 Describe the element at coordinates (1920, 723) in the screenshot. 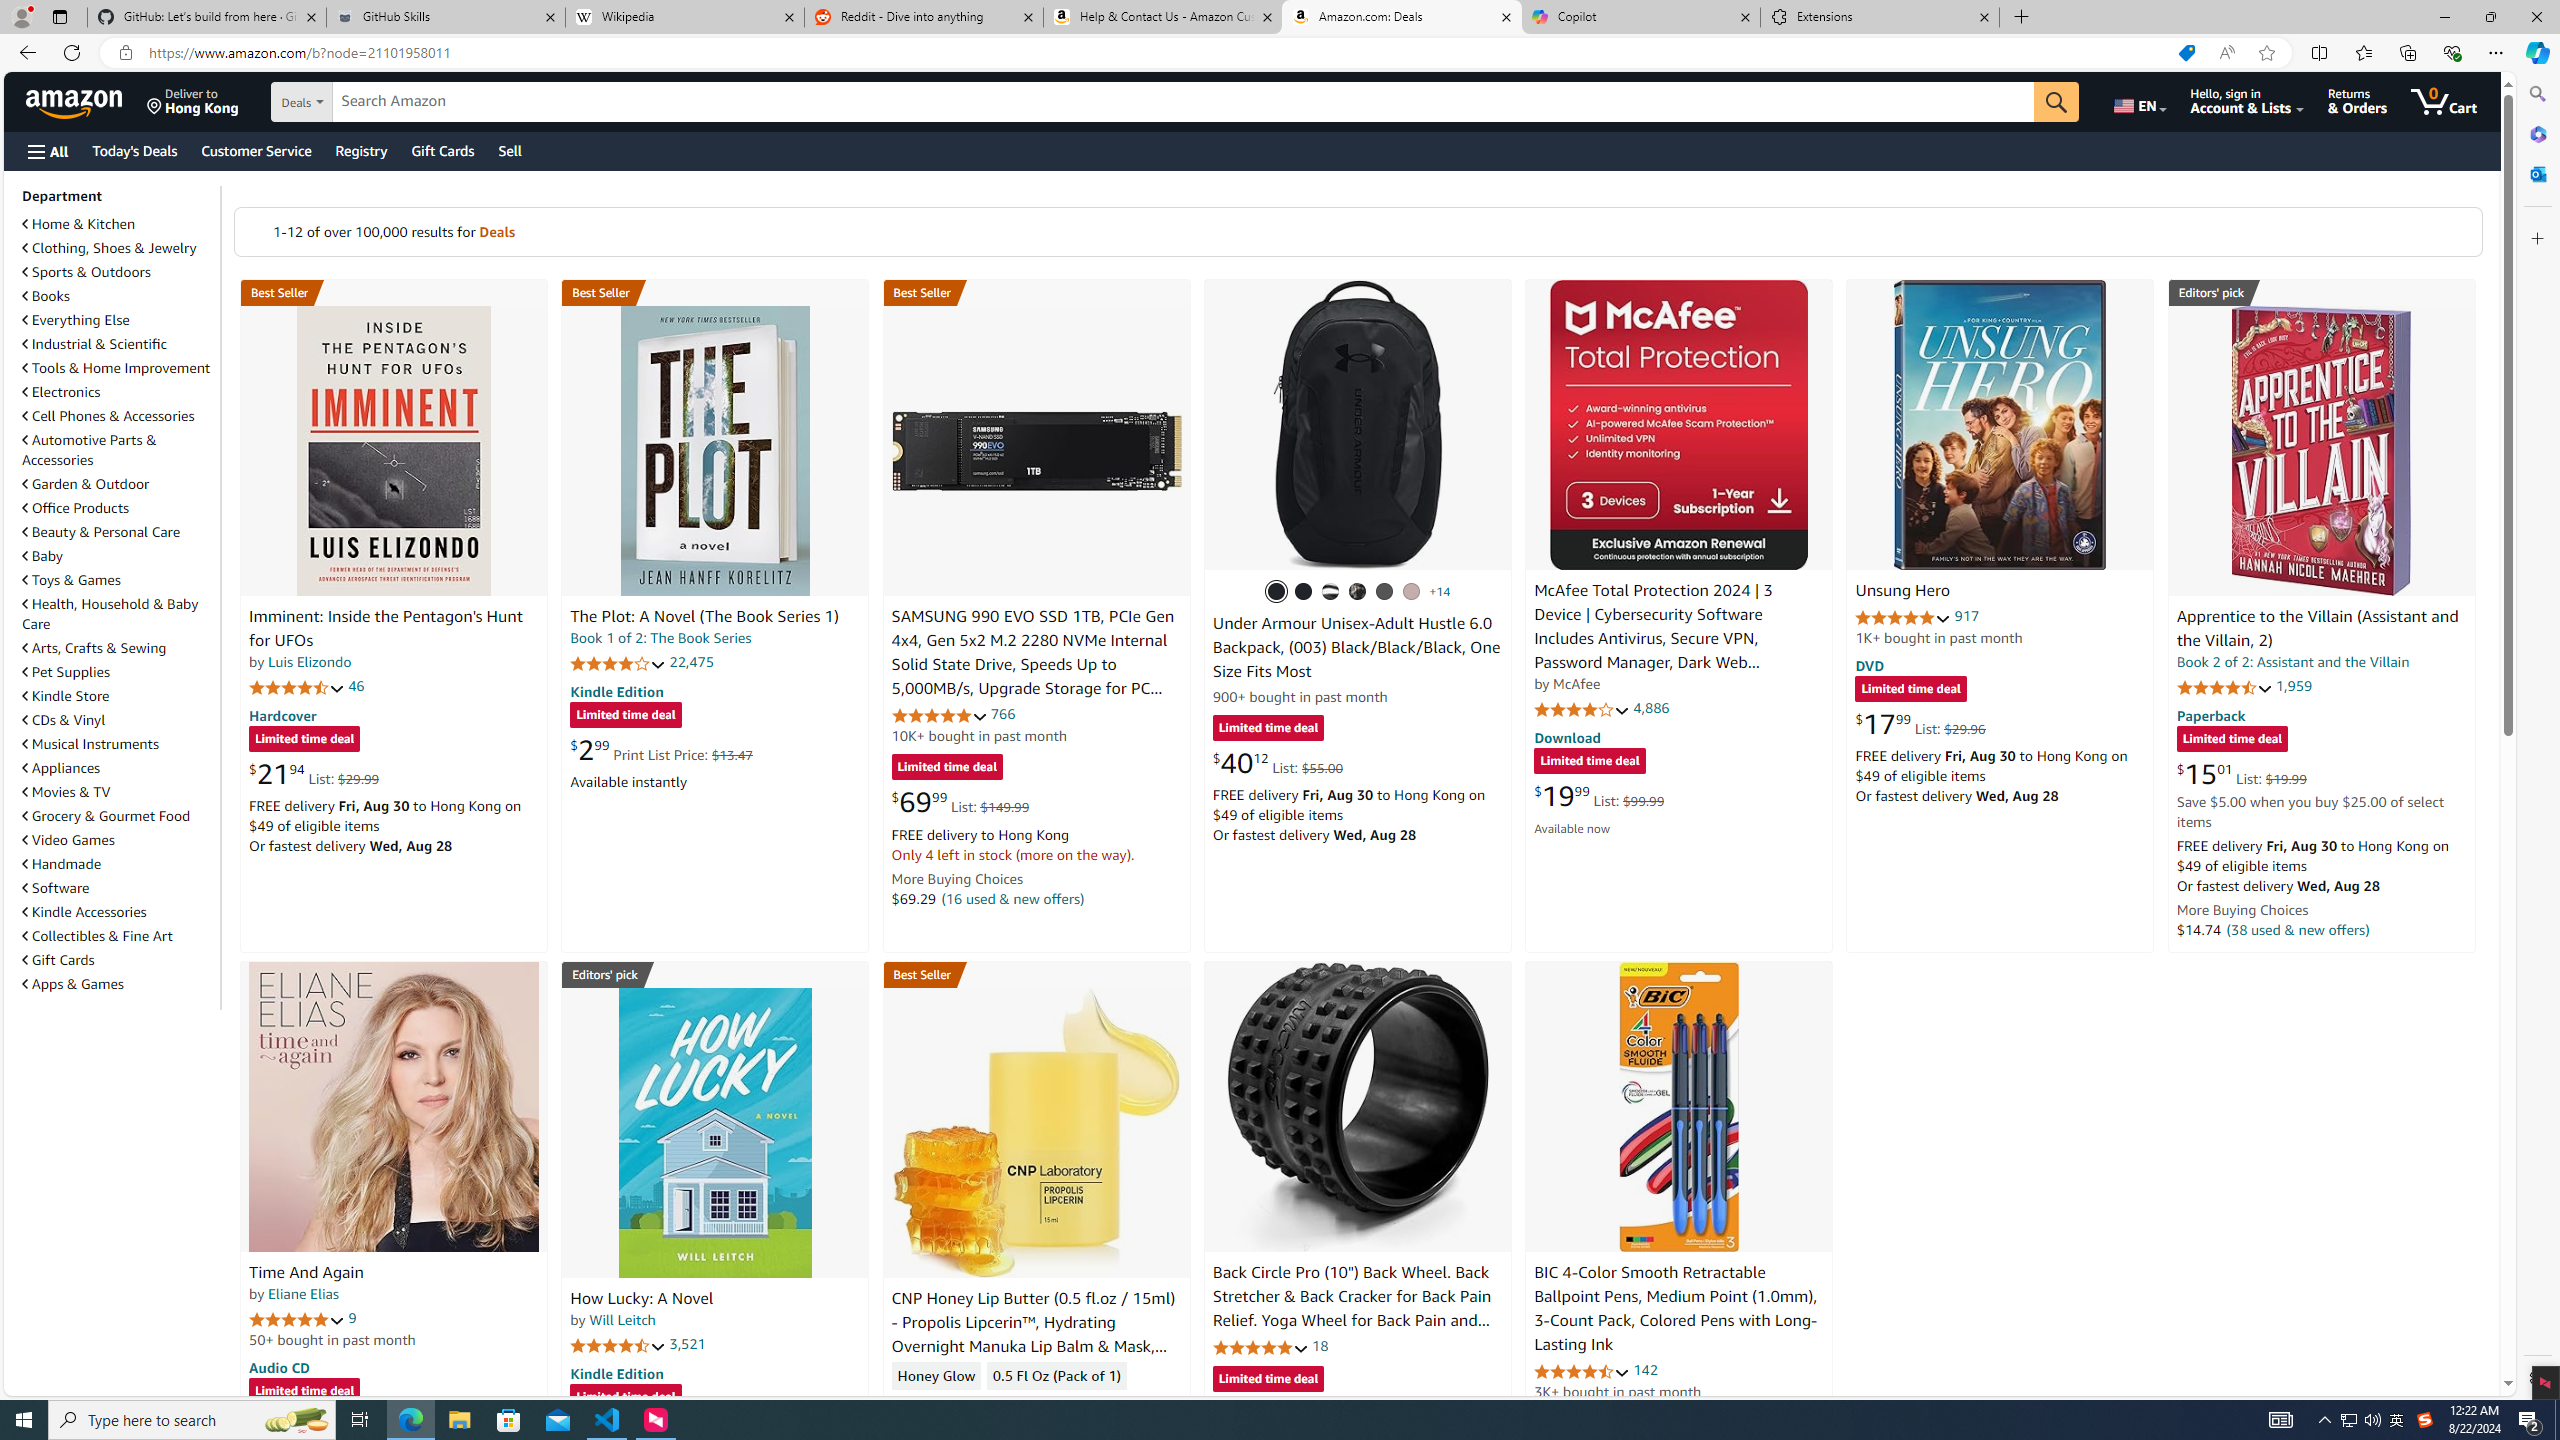

I see `'$17.99 List: $29.96'` at that location.